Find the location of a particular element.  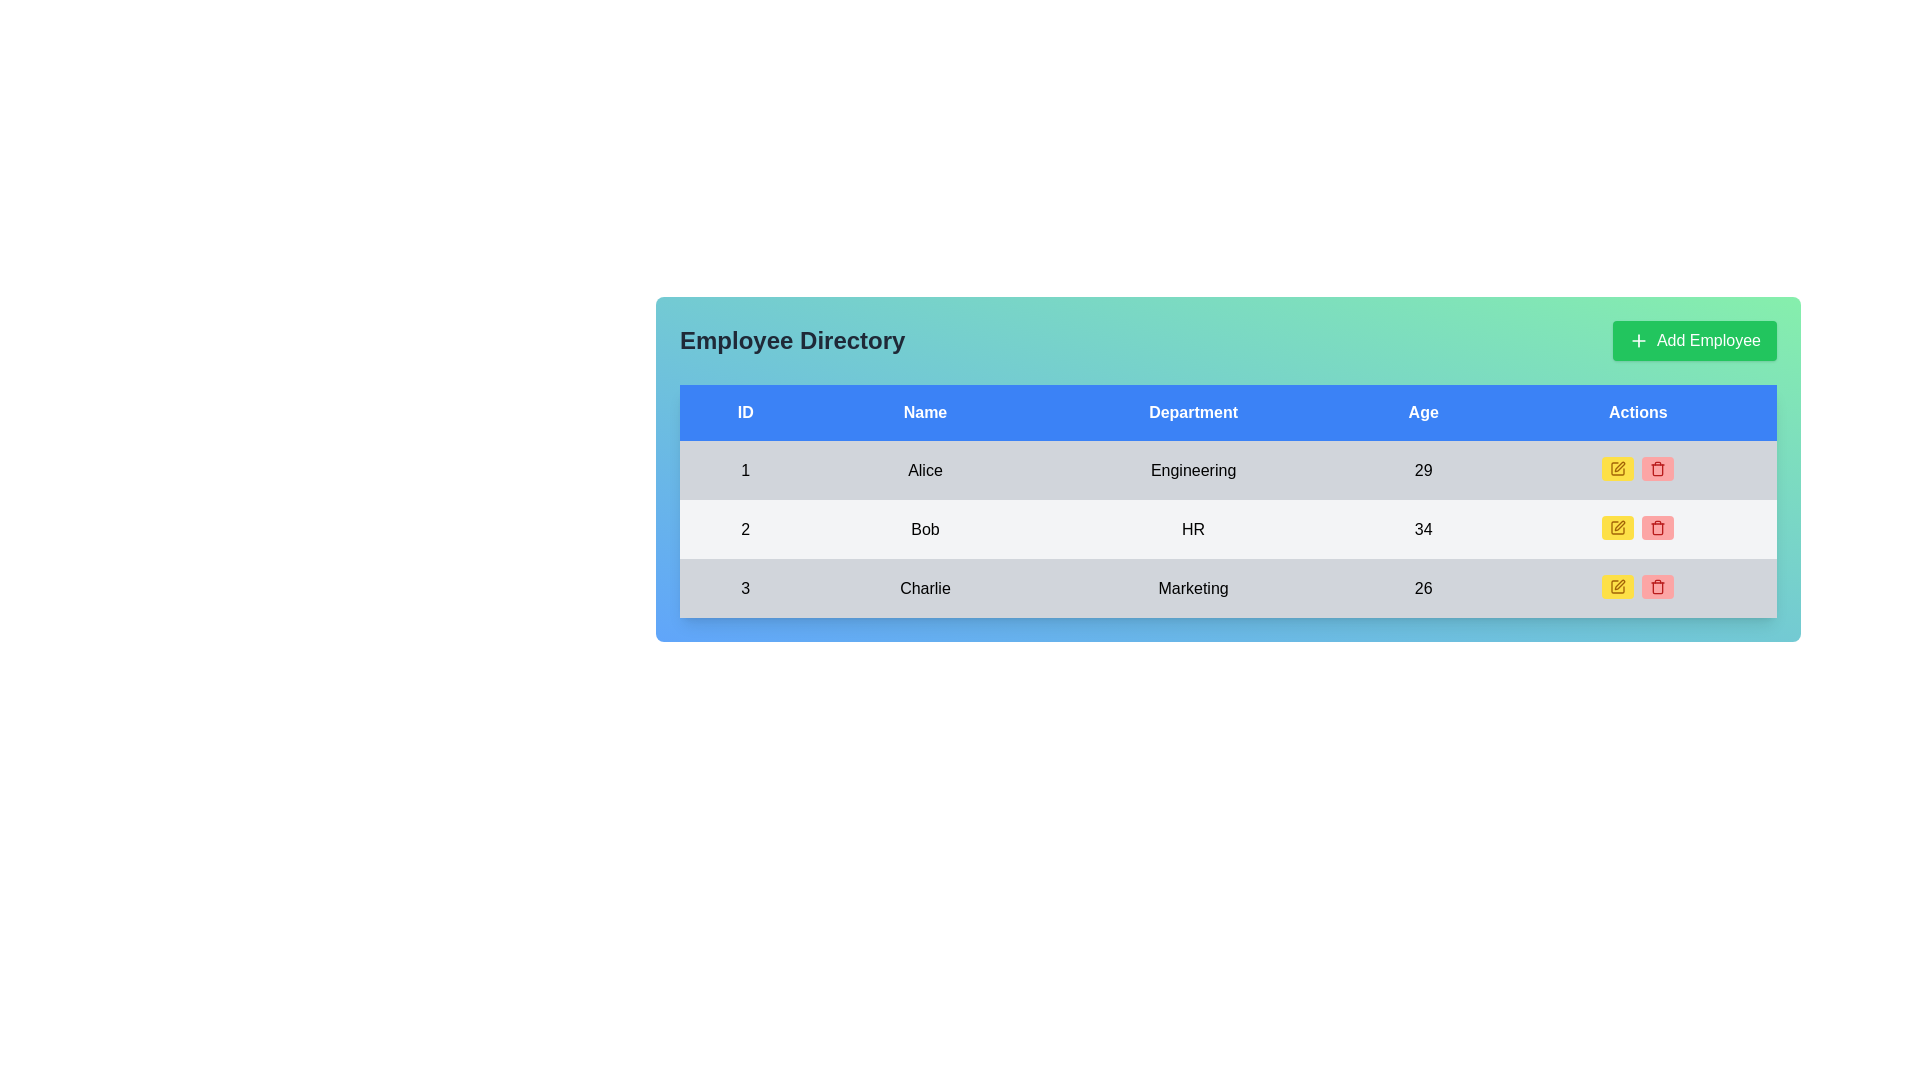

the delete button with a light red background and a trash icon, located in the 'Actions' column for the employee 'Bob' in the 'Employee Directory' table is located at coordinates (1658, 527).